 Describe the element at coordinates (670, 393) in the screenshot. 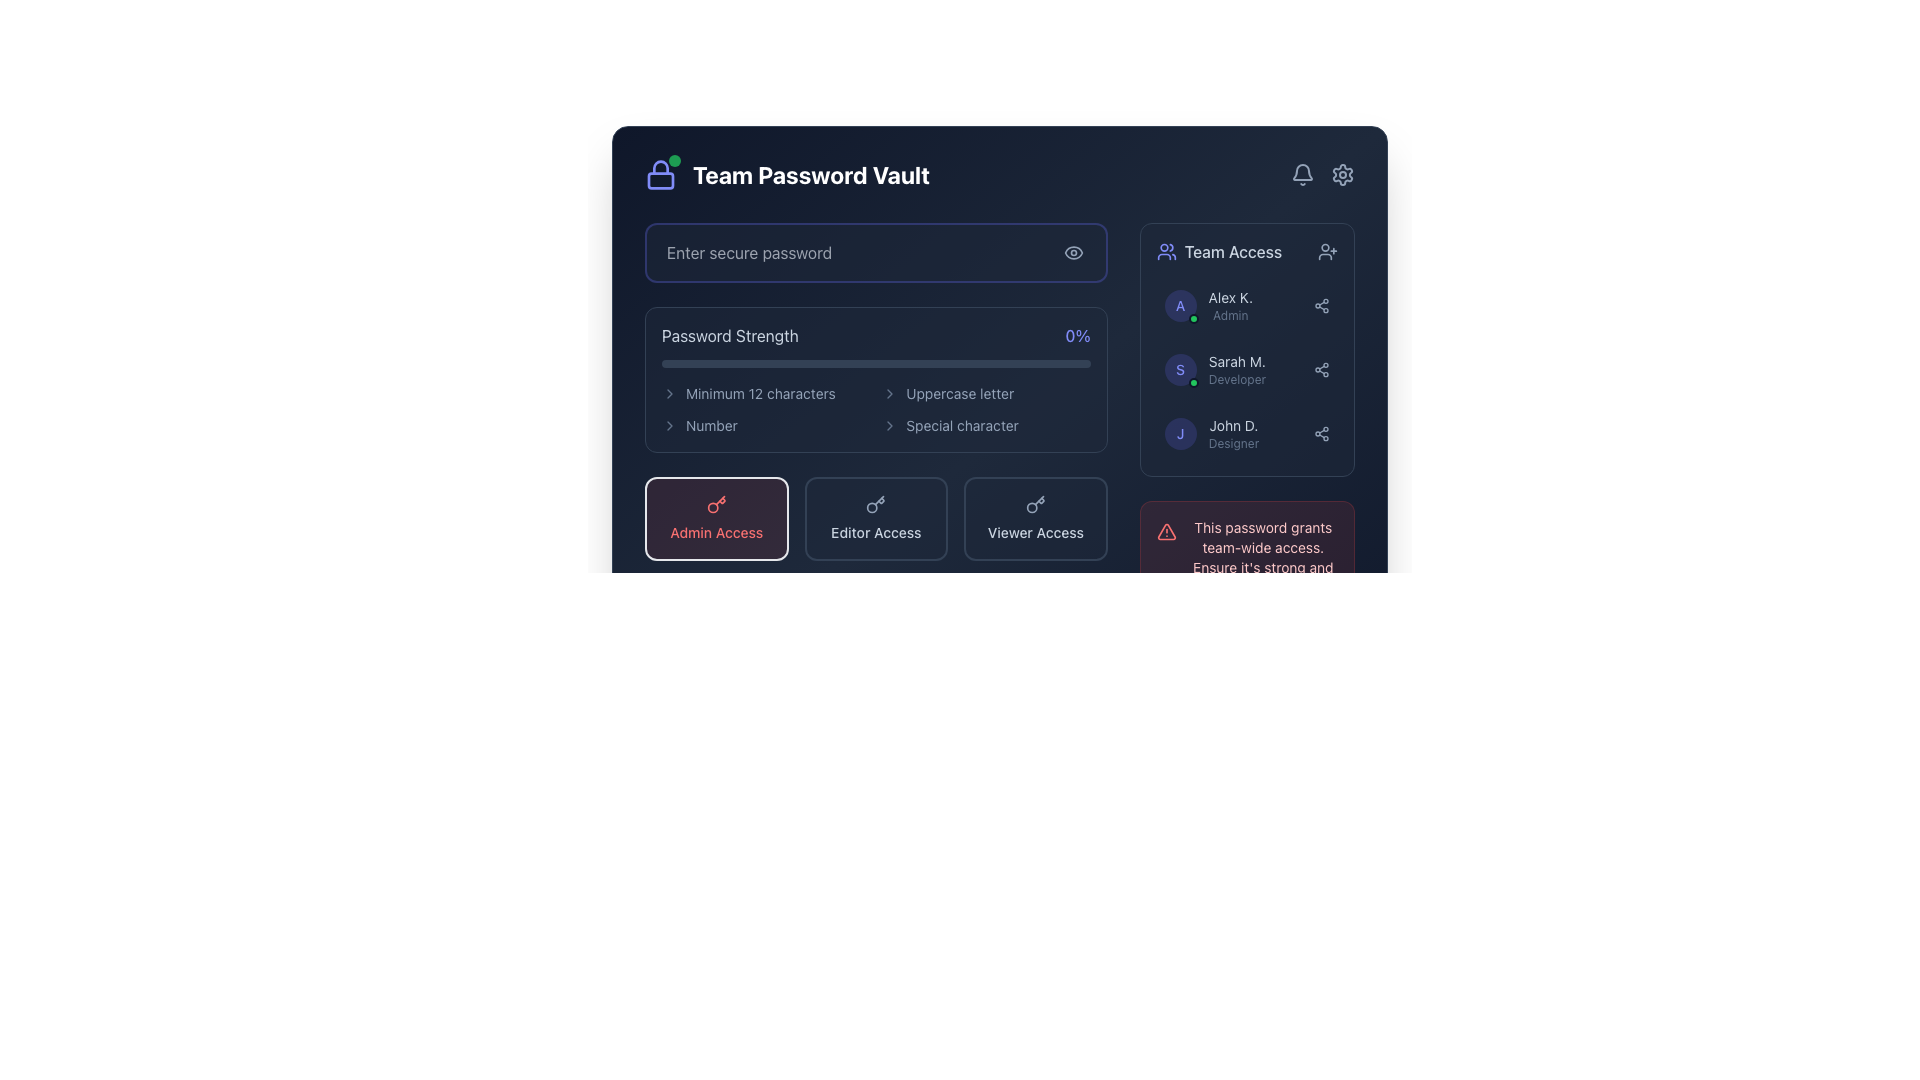

I see `the right-pointing chevron icon, which is a slate-gray visual indicator for password strength requirements, located to the left of the text 'Minimum 12 characters'` at that location.